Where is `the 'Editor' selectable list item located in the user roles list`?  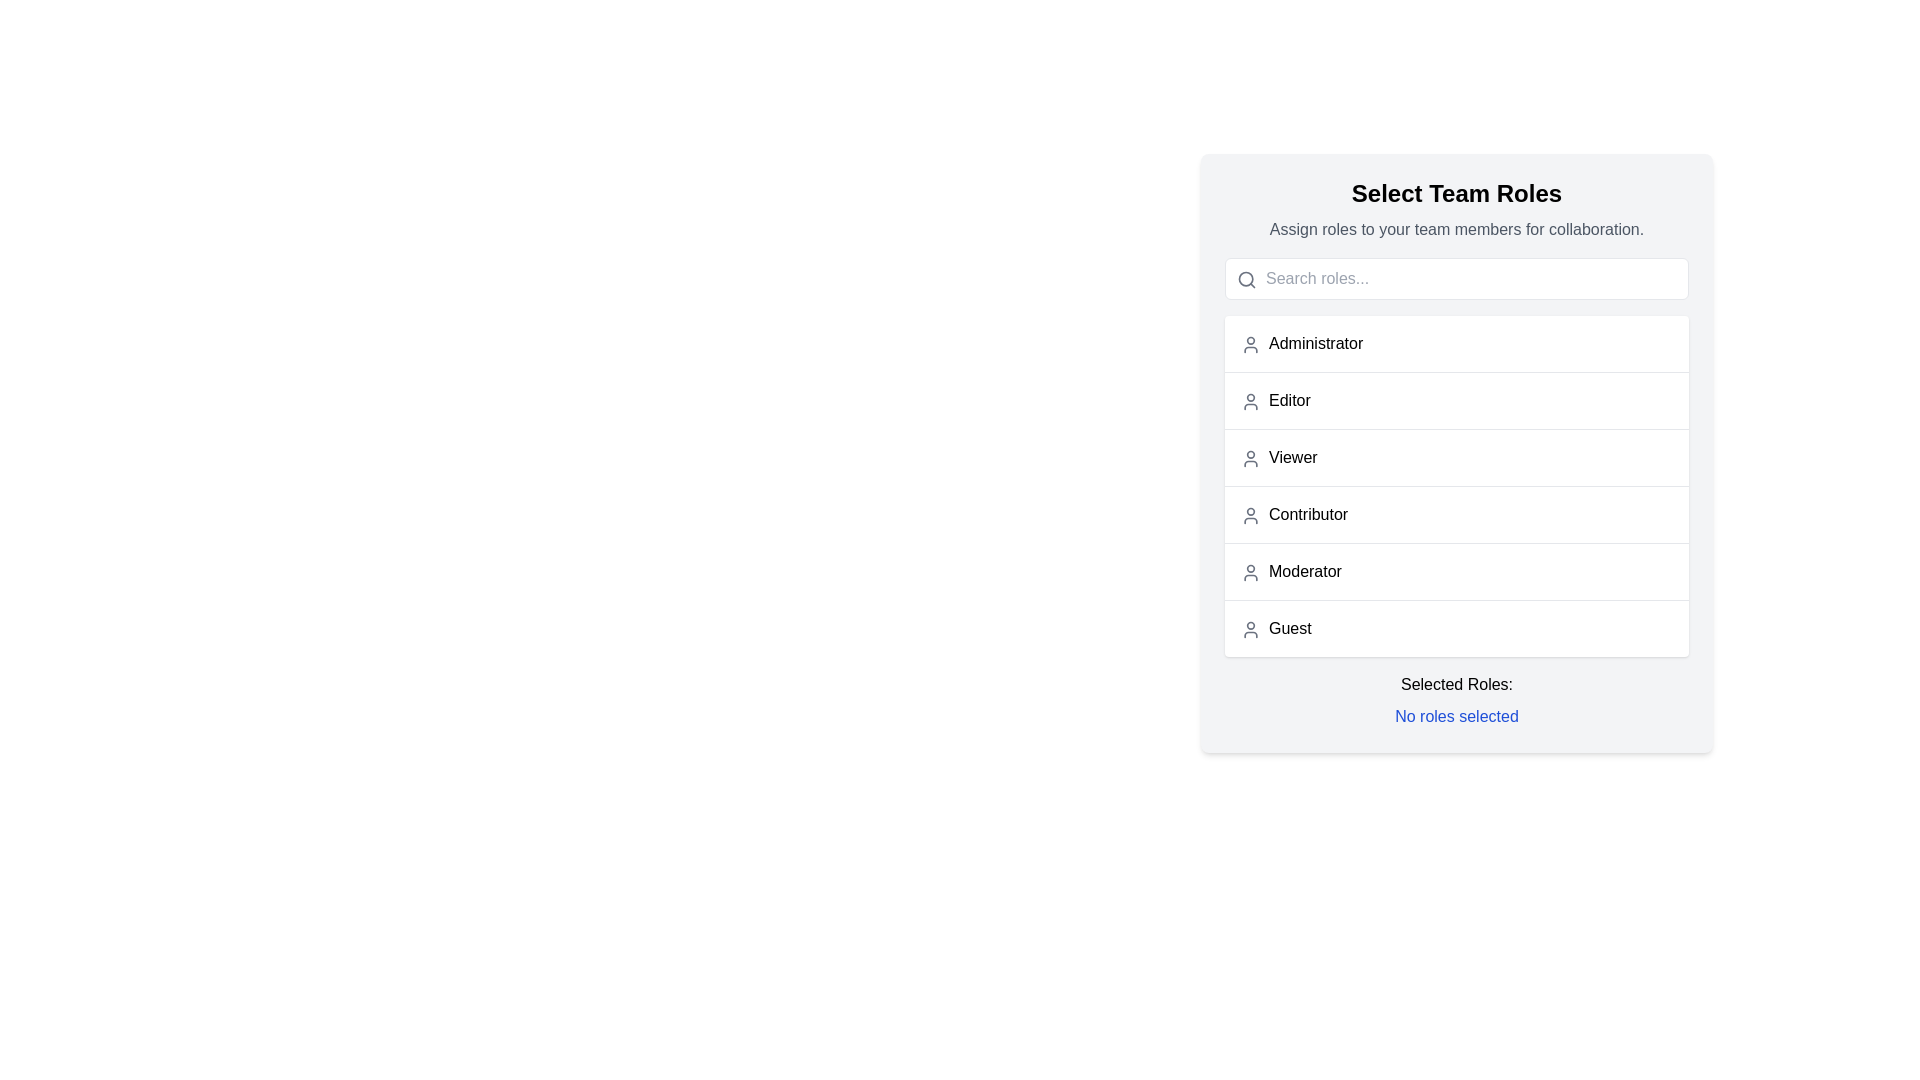 the 'Editor' selectable list item located in the user roles list is located at coordinates (1457, 400).